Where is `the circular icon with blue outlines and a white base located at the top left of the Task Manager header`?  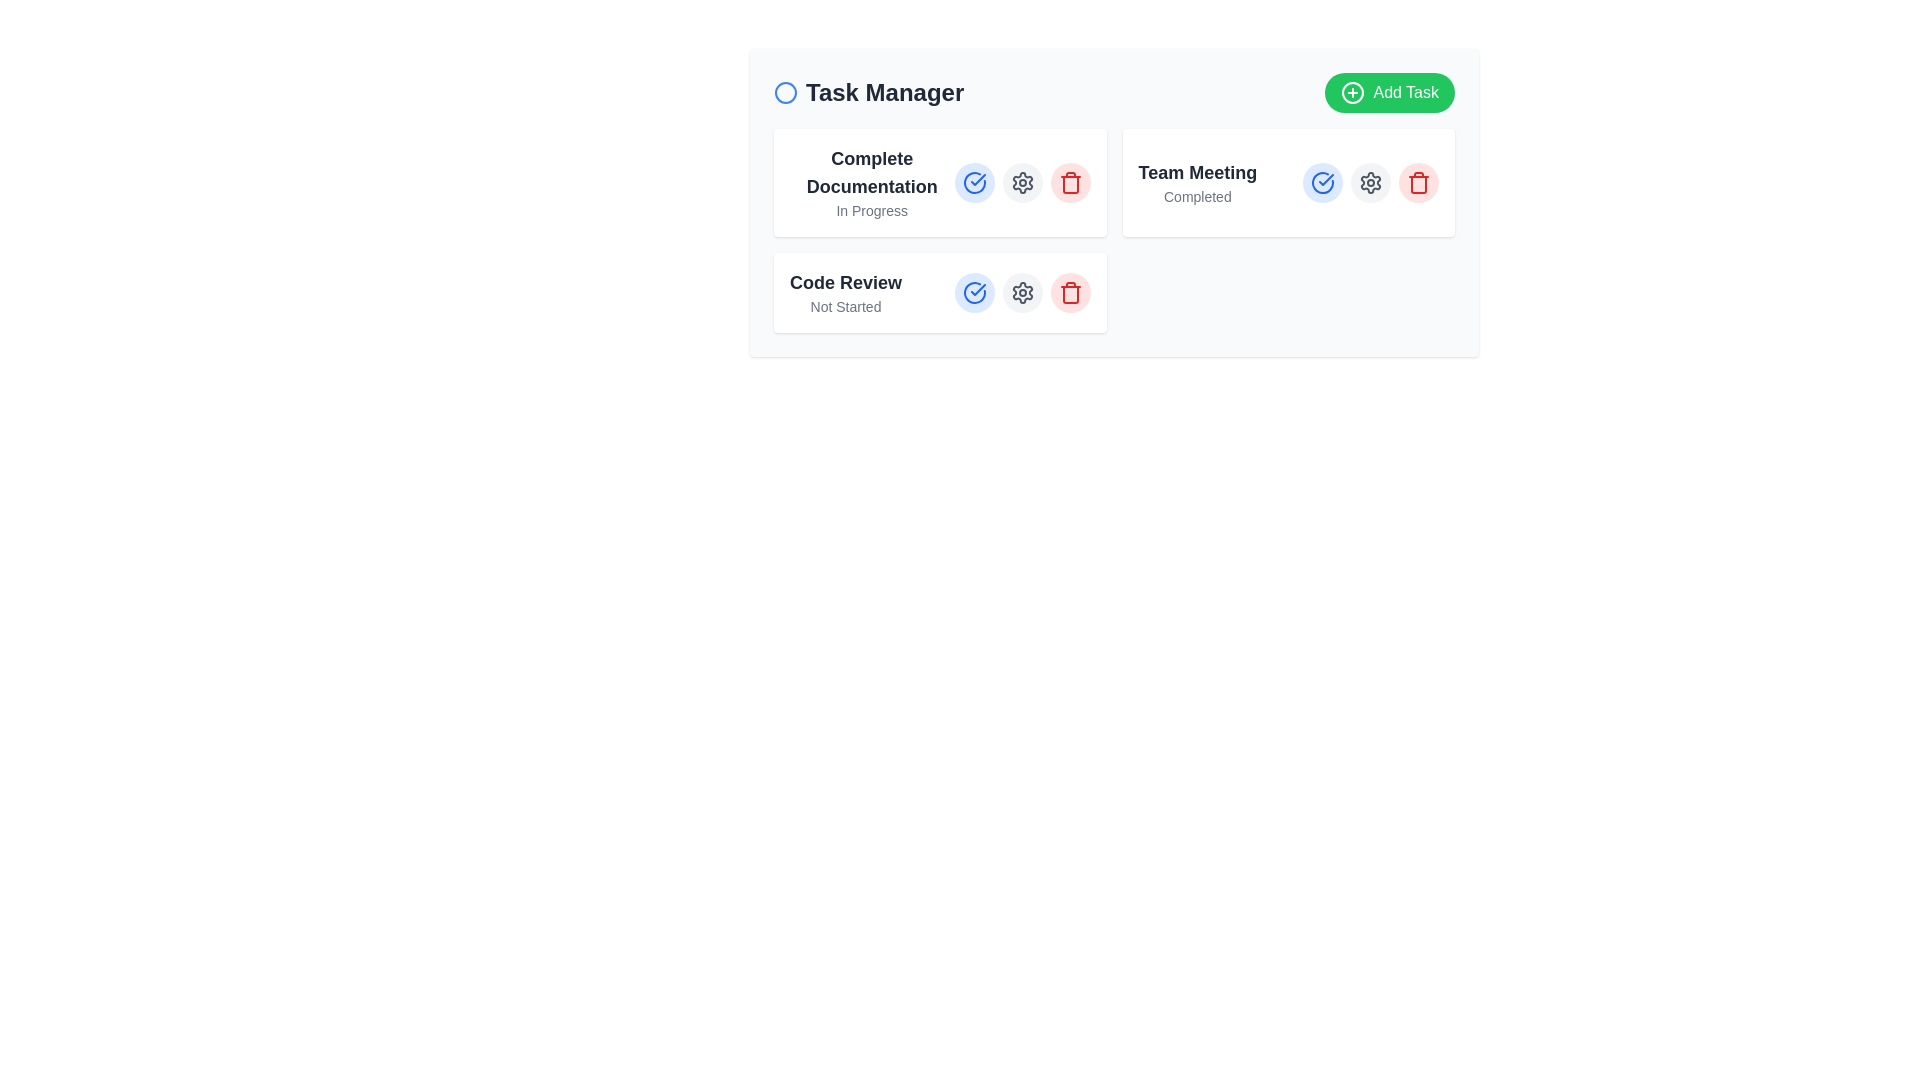 the circular icon with blue outlines and a white base located at the top left of the Task Manager header is located at coordinates (785, 92).